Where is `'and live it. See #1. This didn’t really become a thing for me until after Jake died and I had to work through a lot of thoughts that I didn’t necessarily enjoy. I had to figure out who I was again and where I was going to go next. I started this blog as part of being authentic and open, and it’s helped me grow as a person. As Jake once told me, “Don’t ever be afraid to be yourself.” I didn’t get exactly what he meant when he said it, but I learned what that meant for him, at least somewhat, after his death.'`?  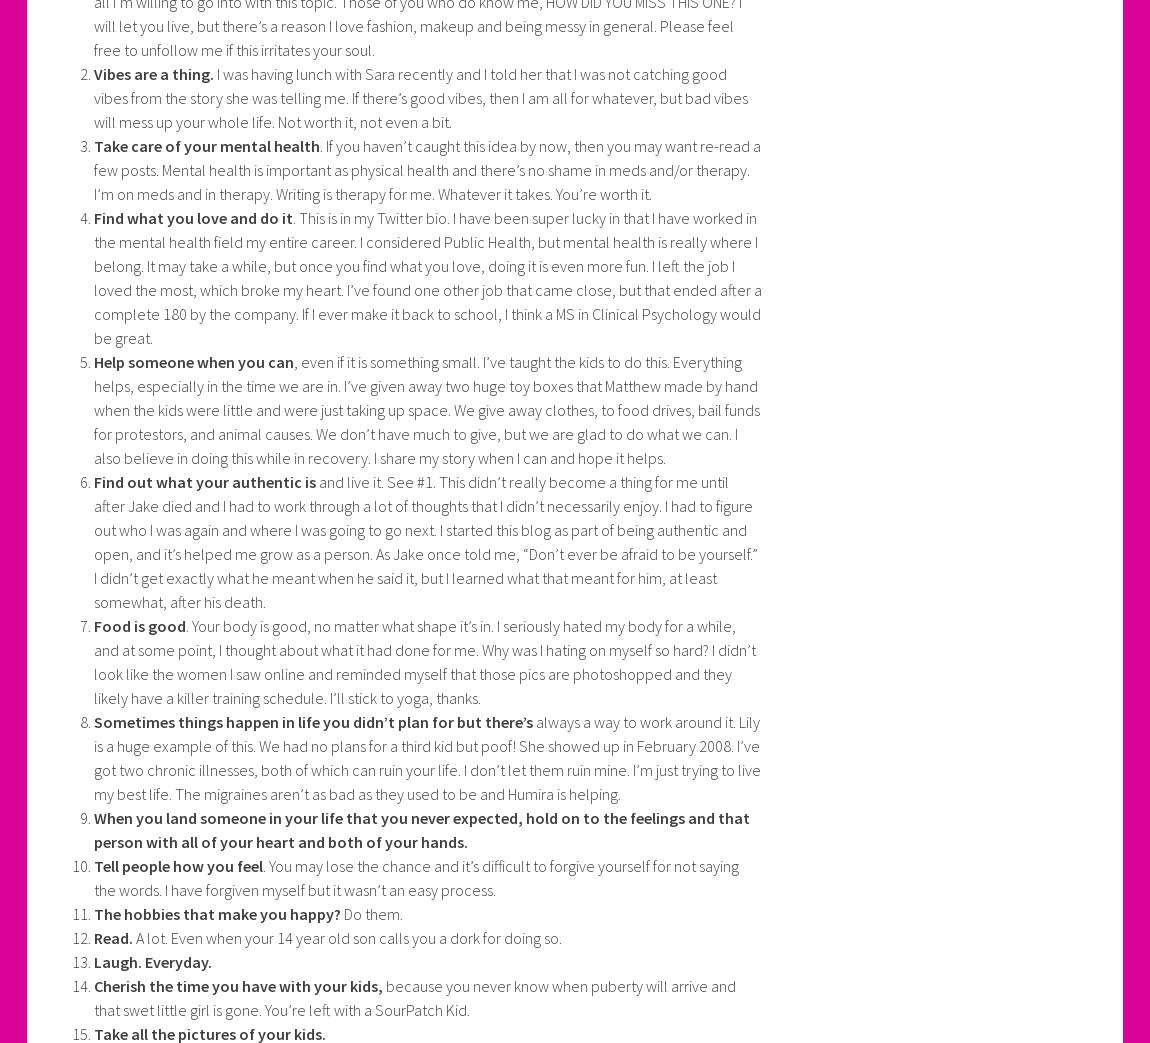
'and live it. See #1. This didn’t really become a thing for me until after Jake died and I had to work through a lot of thoughts that I didn’t necessarily enjoy. I had to figure out who I was again and where I was going to go next. I started this blog as part of being authentic and open, and it’s helped me grow as a person. As Jake once told me, “Don’t ever be afraid to be yourself.” I didn’t get exactly what he meant when he said it, but I learned what that meant for him, at least somewhat, after his death.' is located at coordinates (425, 542).